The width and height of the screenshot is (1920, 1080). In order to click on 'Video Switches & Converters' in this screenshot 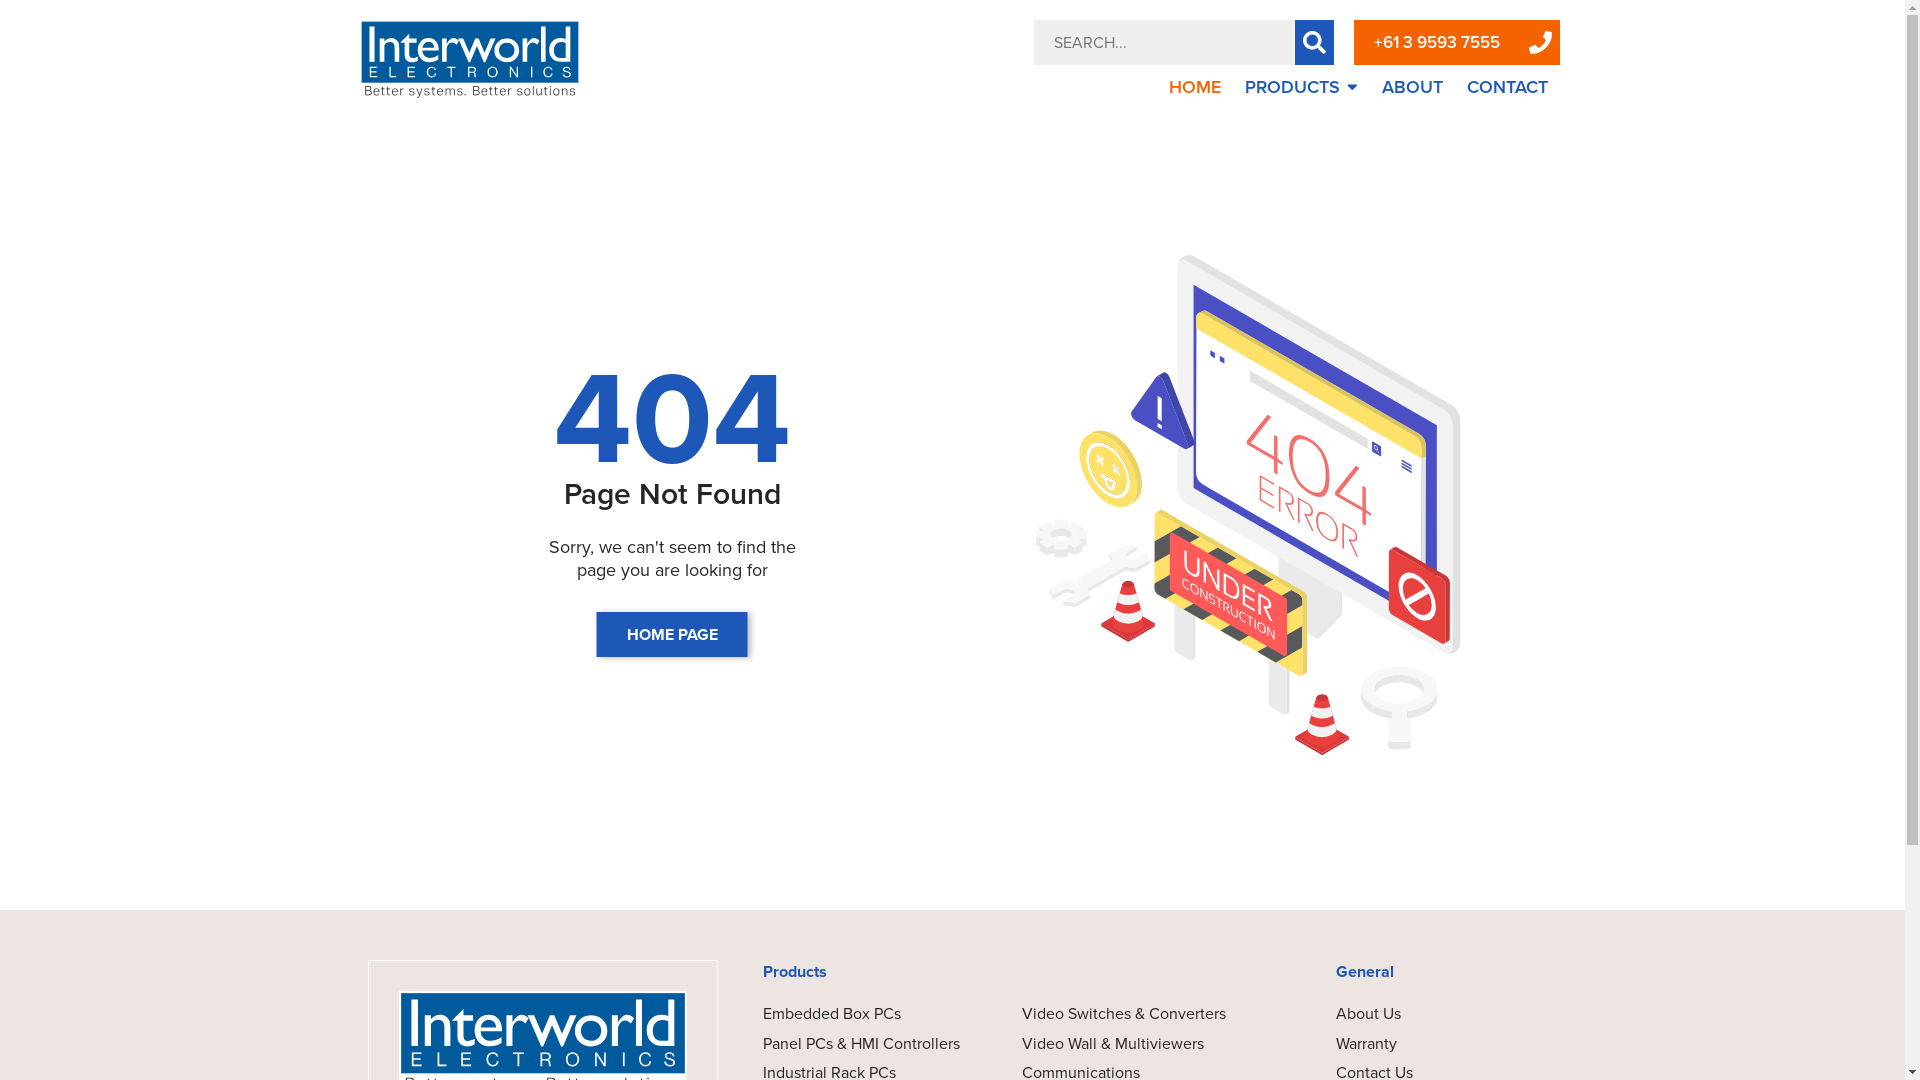, I will do `click(1123, 1014)`.